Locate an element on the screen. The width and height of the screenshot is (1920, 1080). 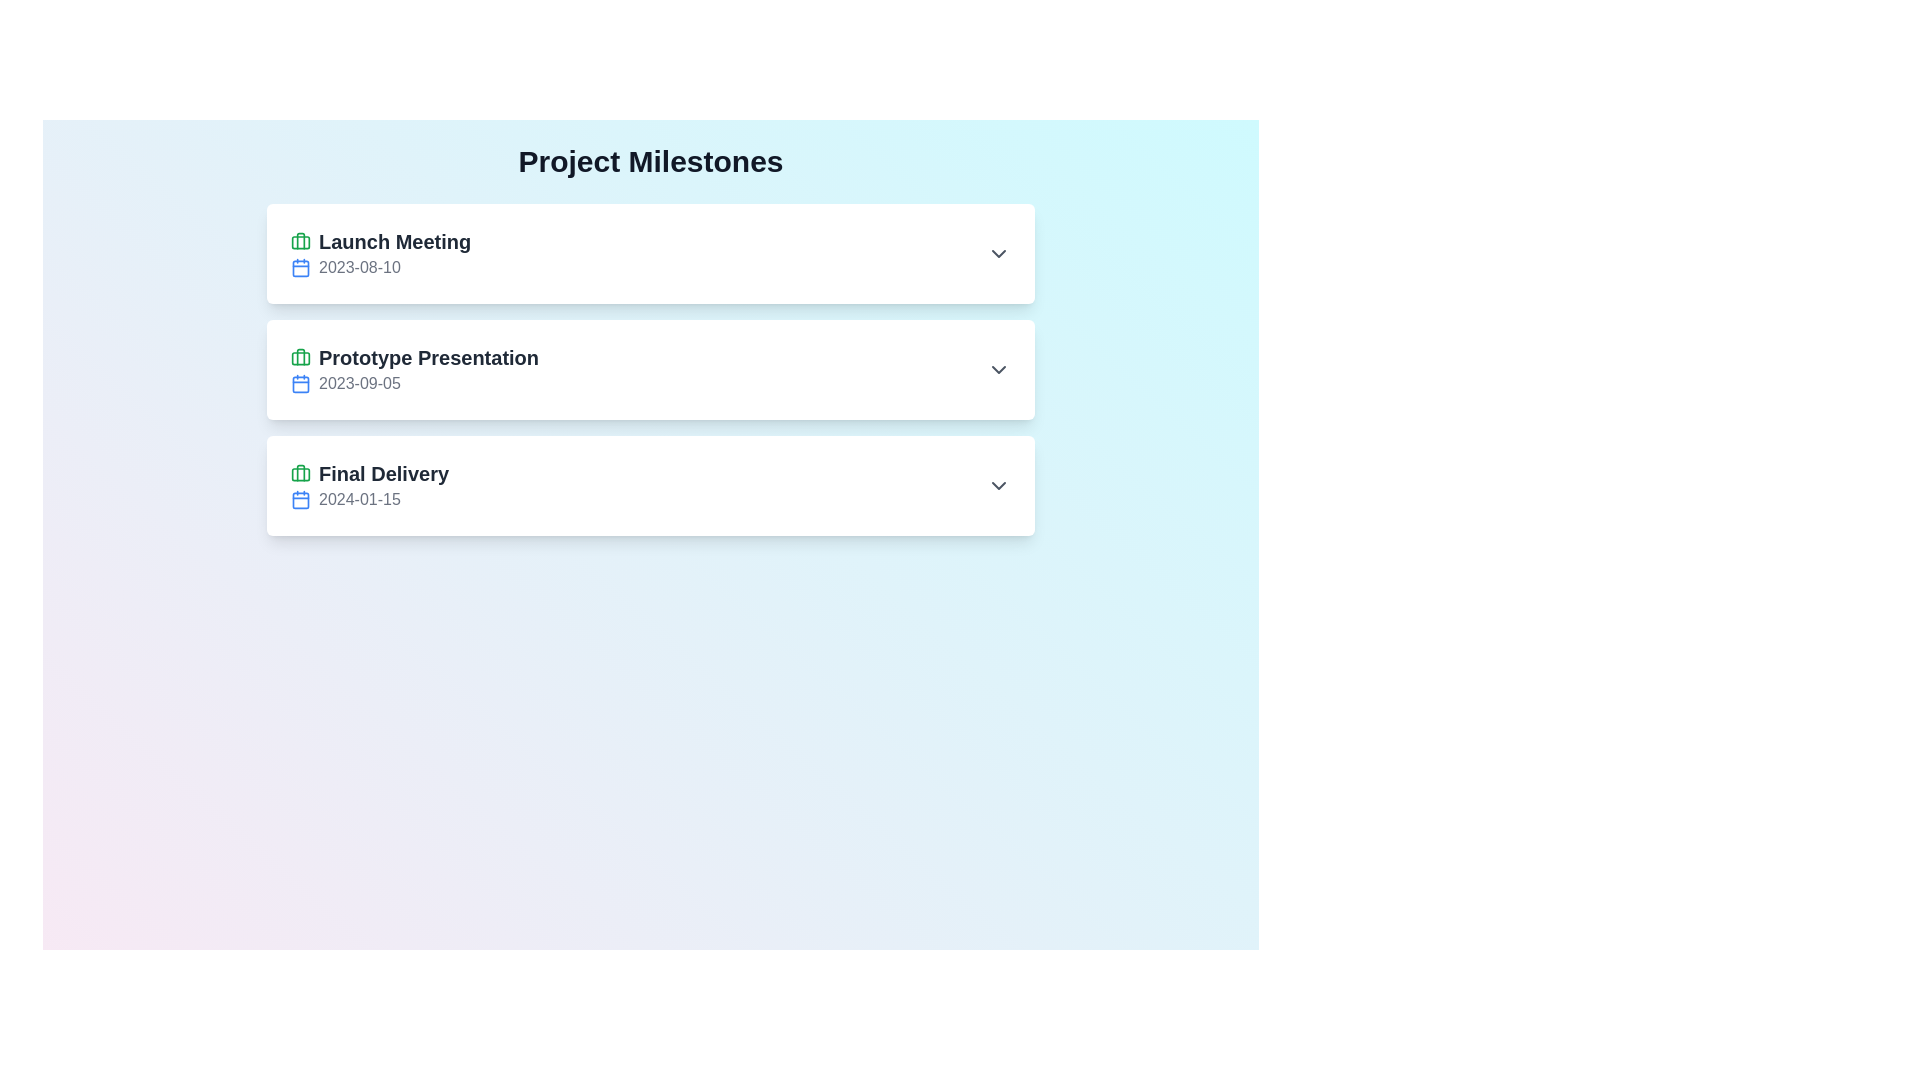
the heading text element located at the top of the main content section, which serves as a title for significant project events or tasks is located at coordinates (651, 161).